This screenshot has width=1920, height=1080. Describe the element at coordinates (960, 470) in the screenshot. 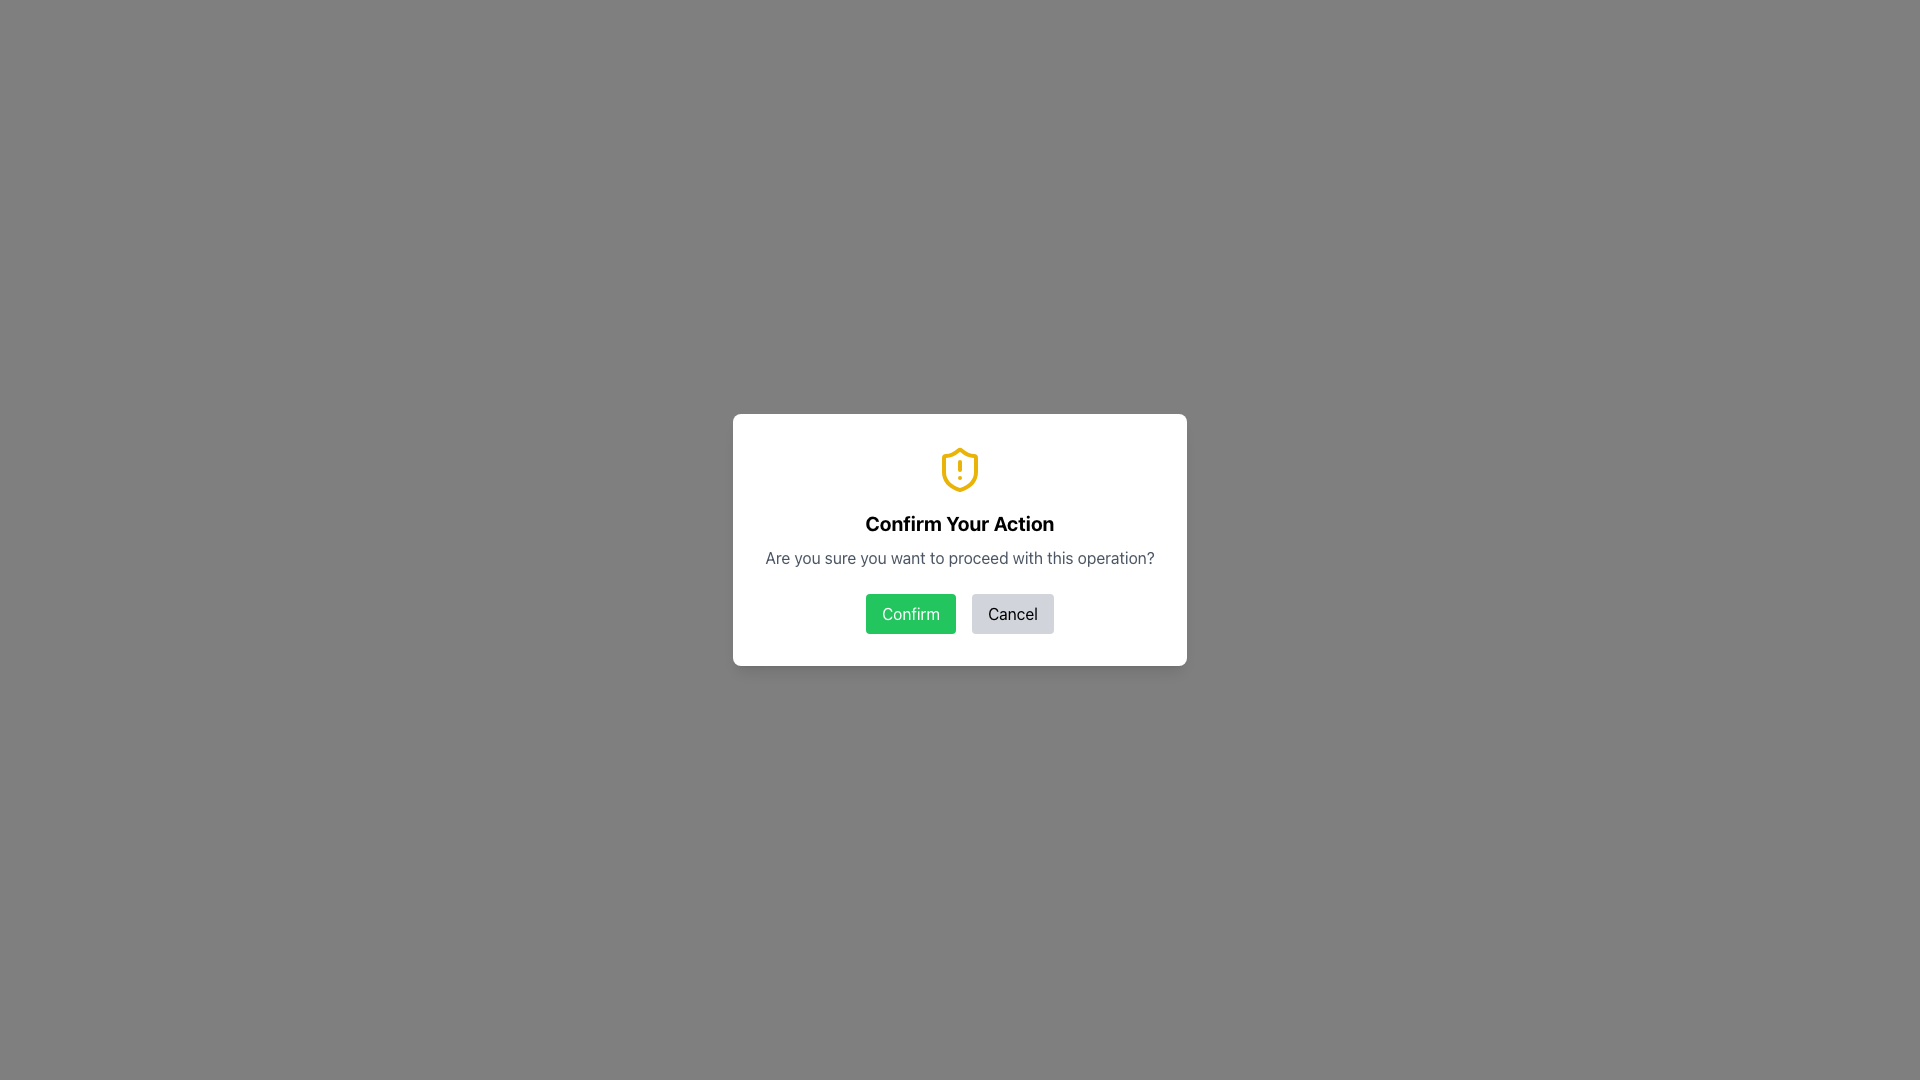

I see `the shield-shaped icon with a yellow outline and an exclamation mark inside, which is located at the top center of the dialog box above the text 'Confirm Your Action'` at that location.